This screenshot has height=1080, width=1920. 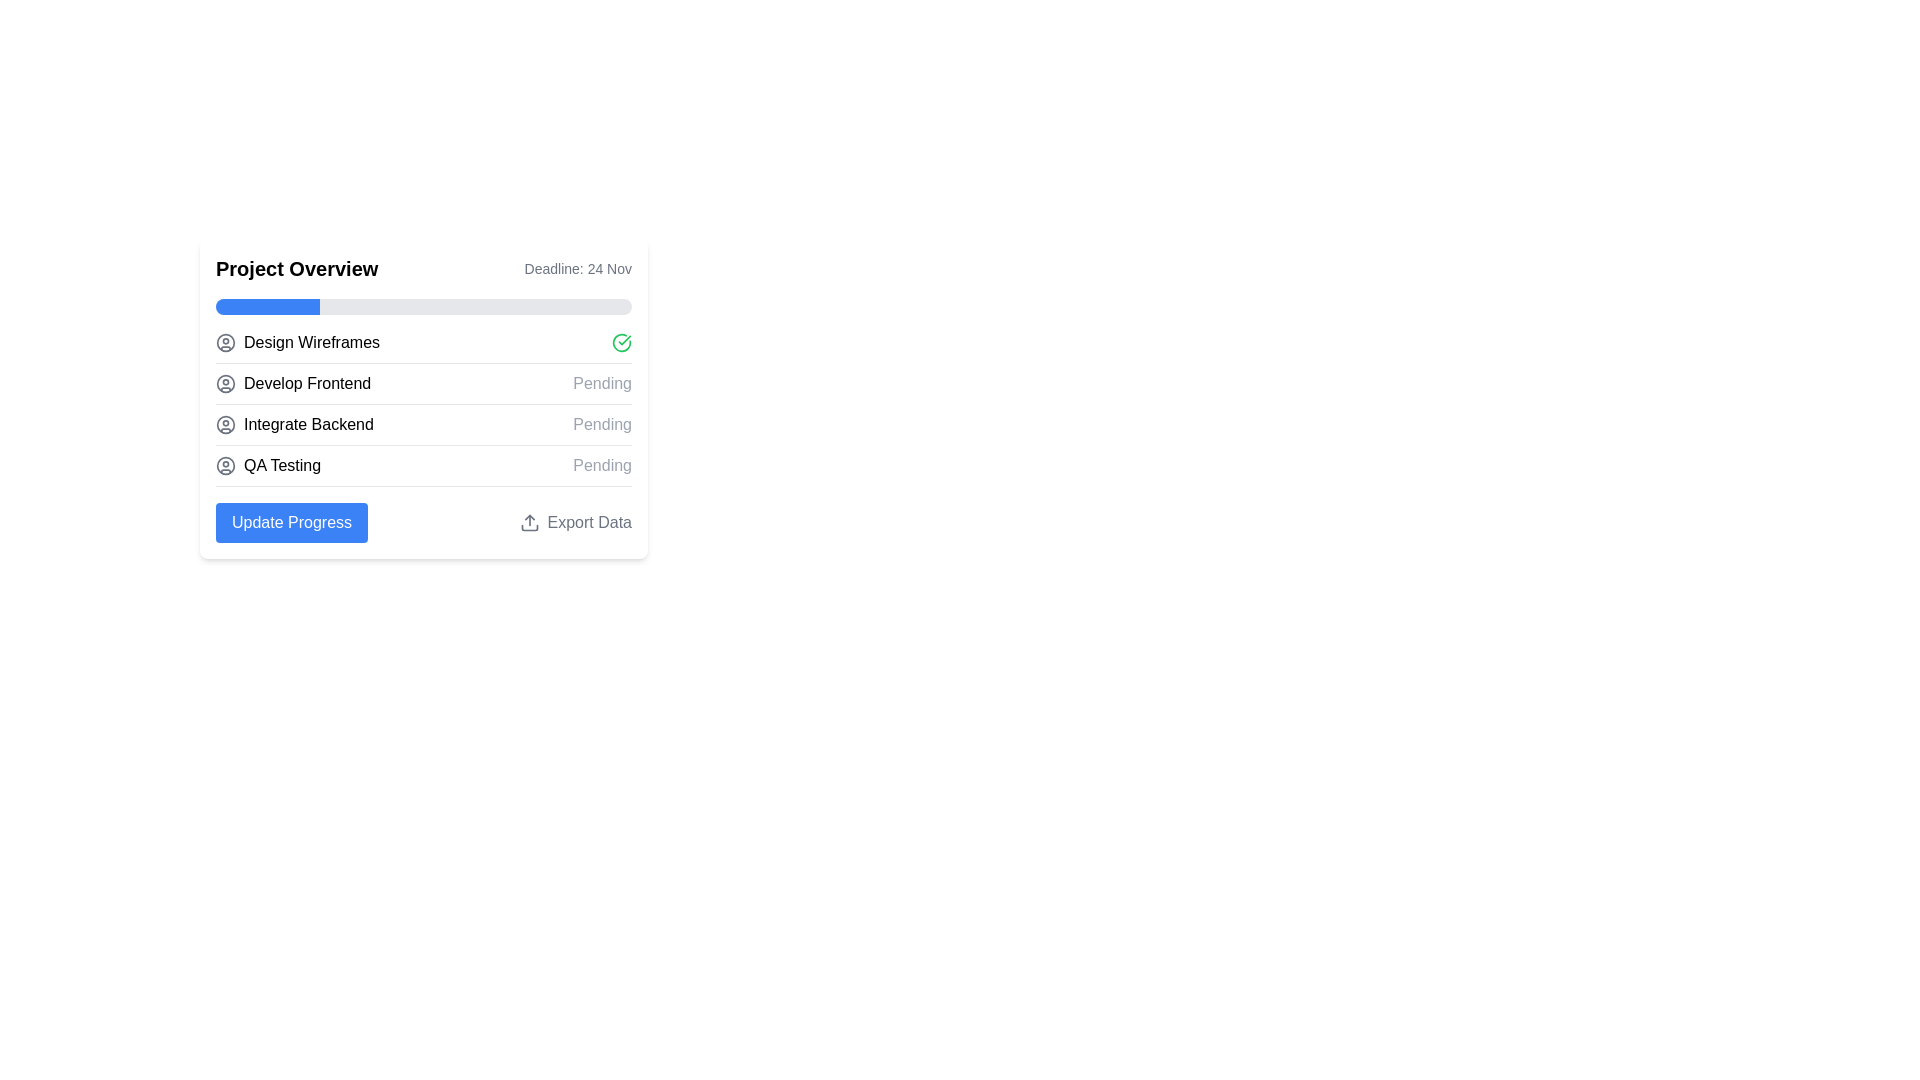 I want to click on the decorative avatar icon for the 'Design Wireframes' task, located to the left of the associated text, so click(x=225, y=342).